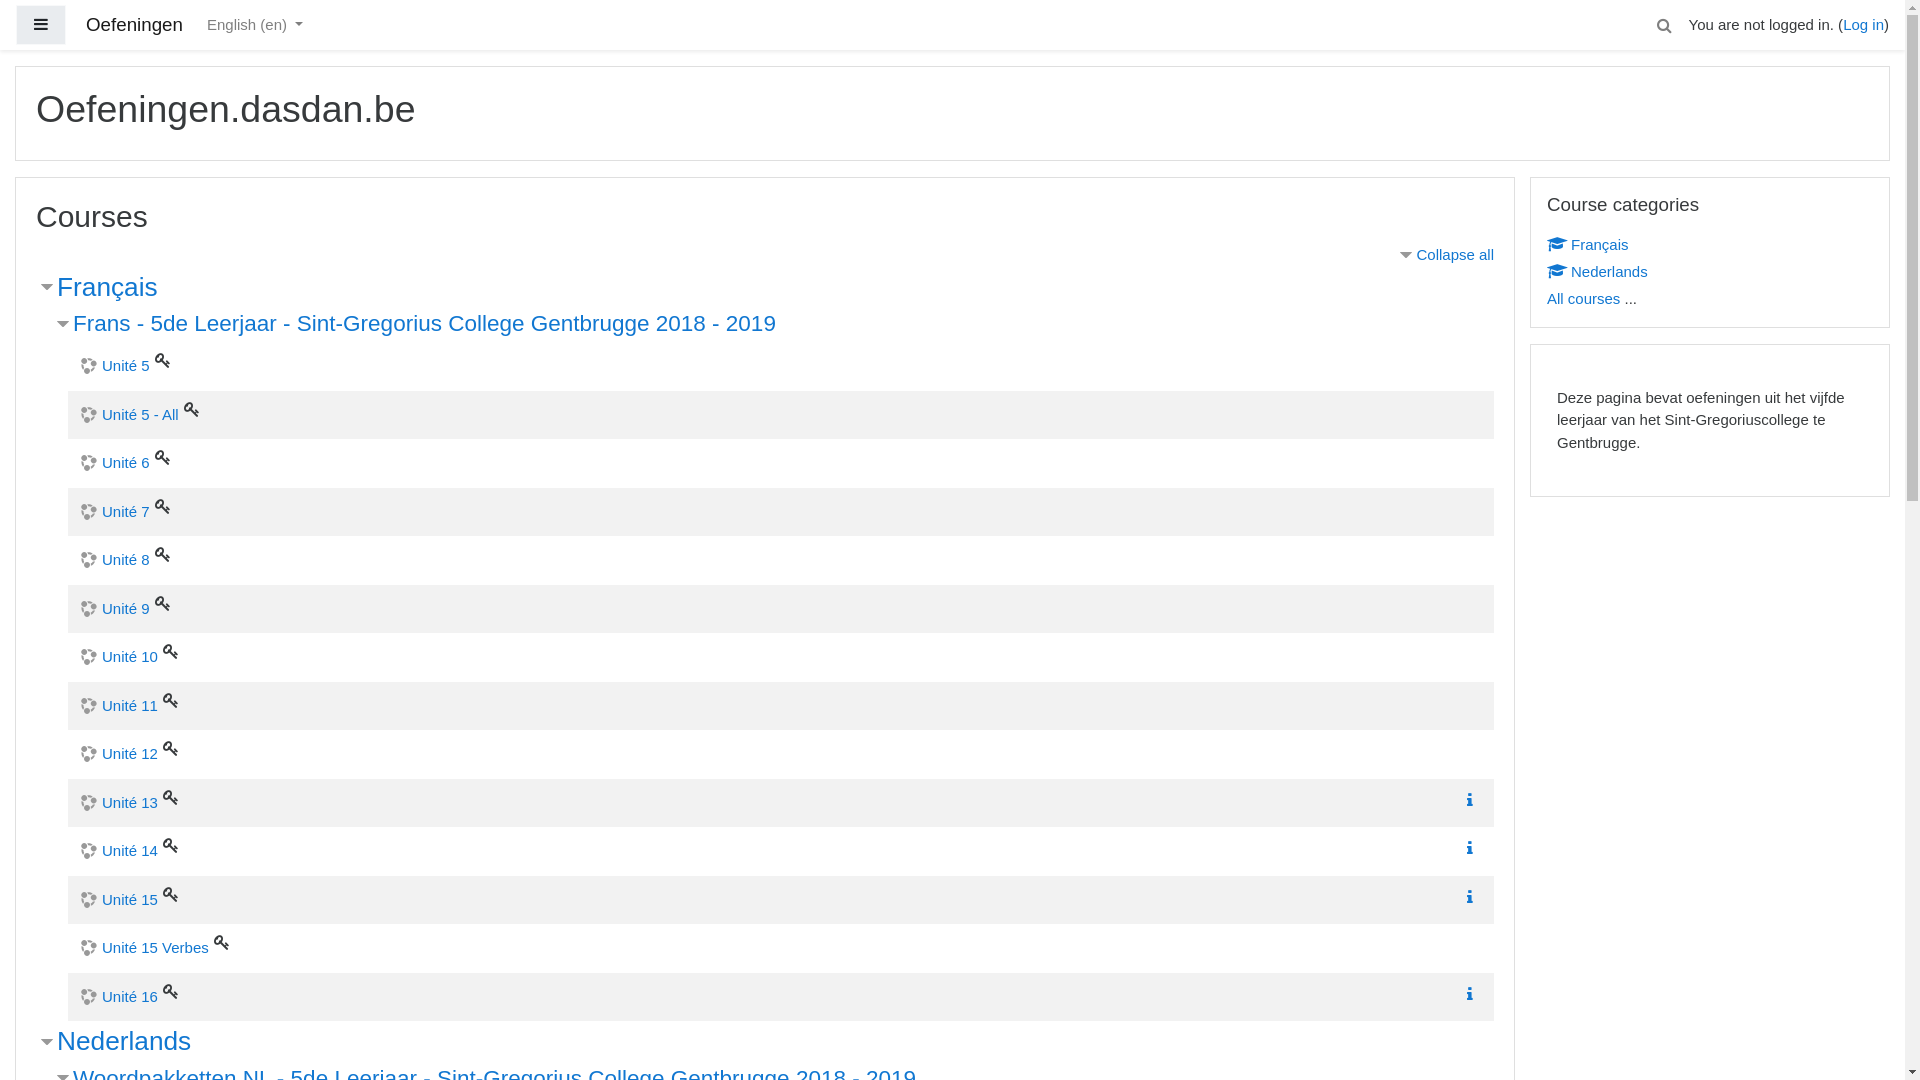 The image size is (1920, 1080). Describe the element at coordinates (171, 844) in the screenshot. I see `'Self enrolment'` at that location.